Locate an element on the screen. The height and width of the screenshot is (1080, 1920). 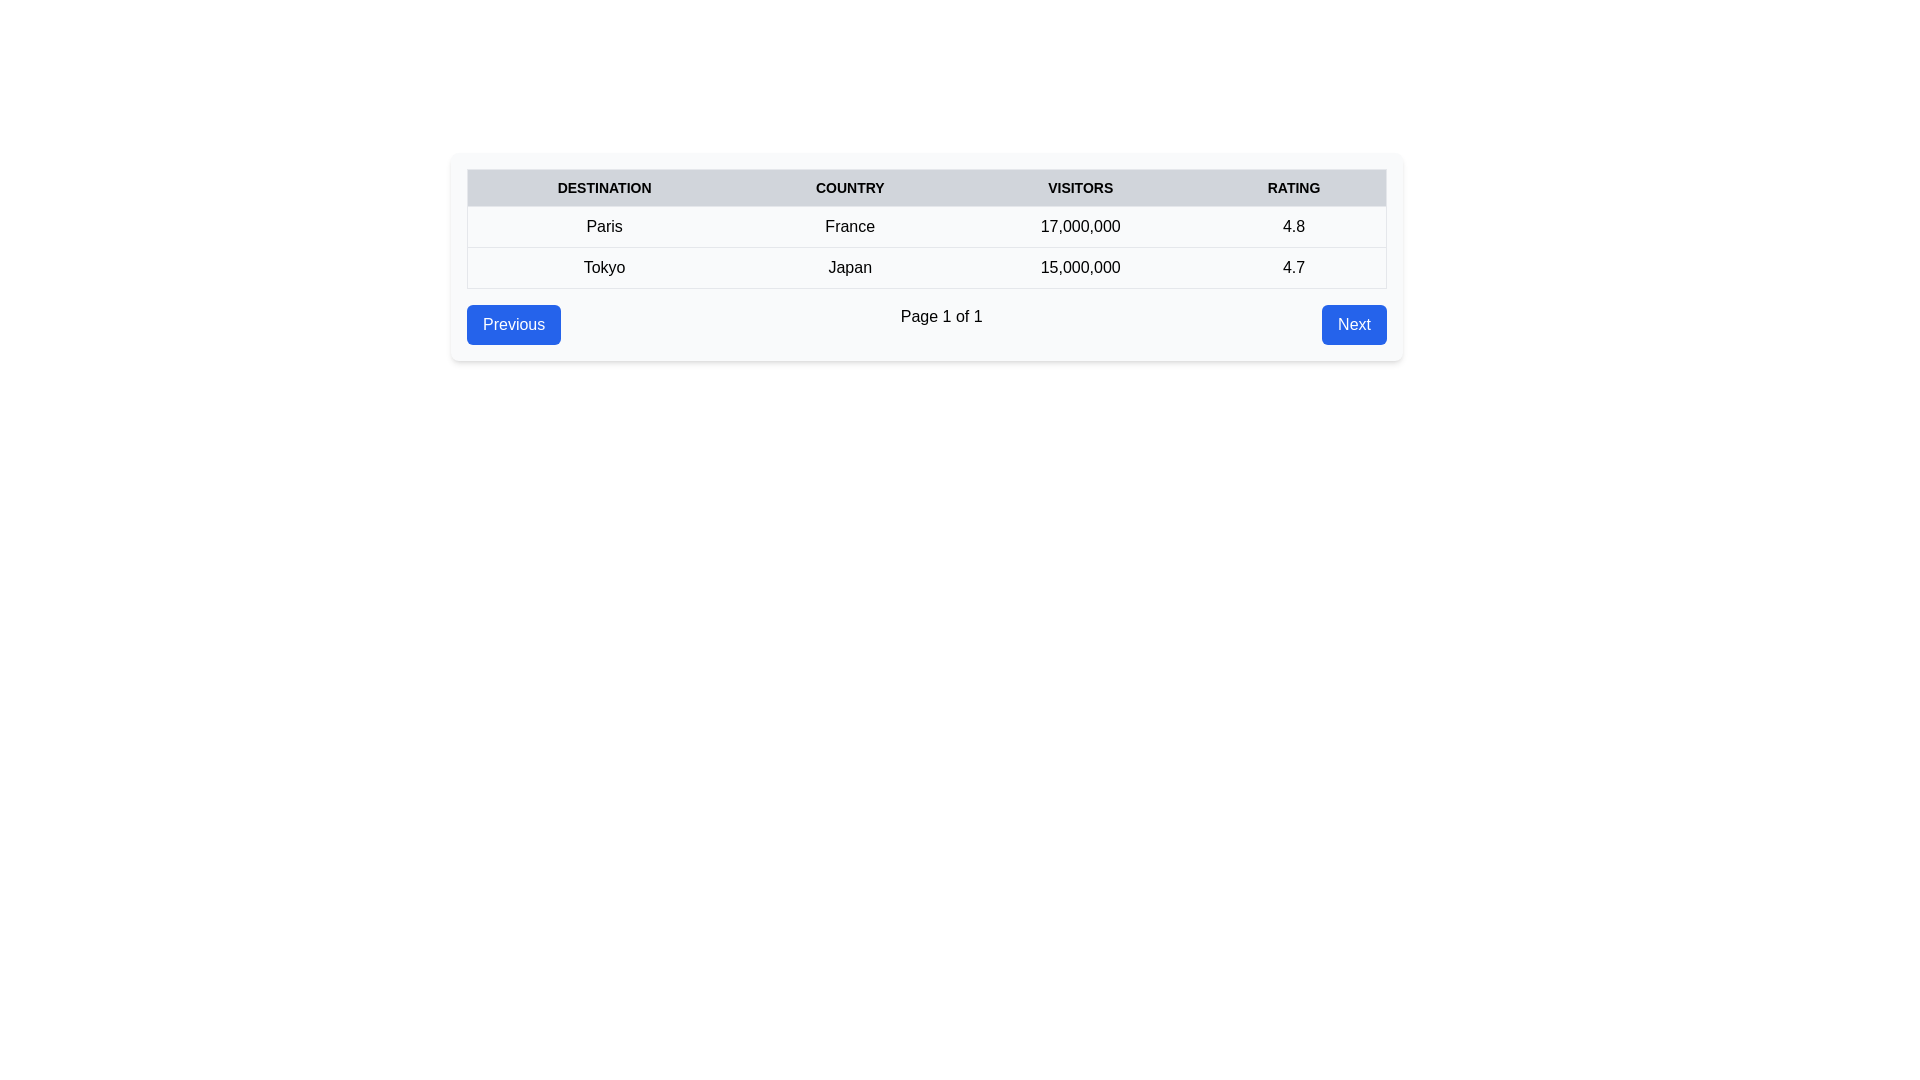
the 'Rating' column header text label in the table, which is the fourth column header located towards the top-right quadrant of the interface is located at coordinates (1294, 188).